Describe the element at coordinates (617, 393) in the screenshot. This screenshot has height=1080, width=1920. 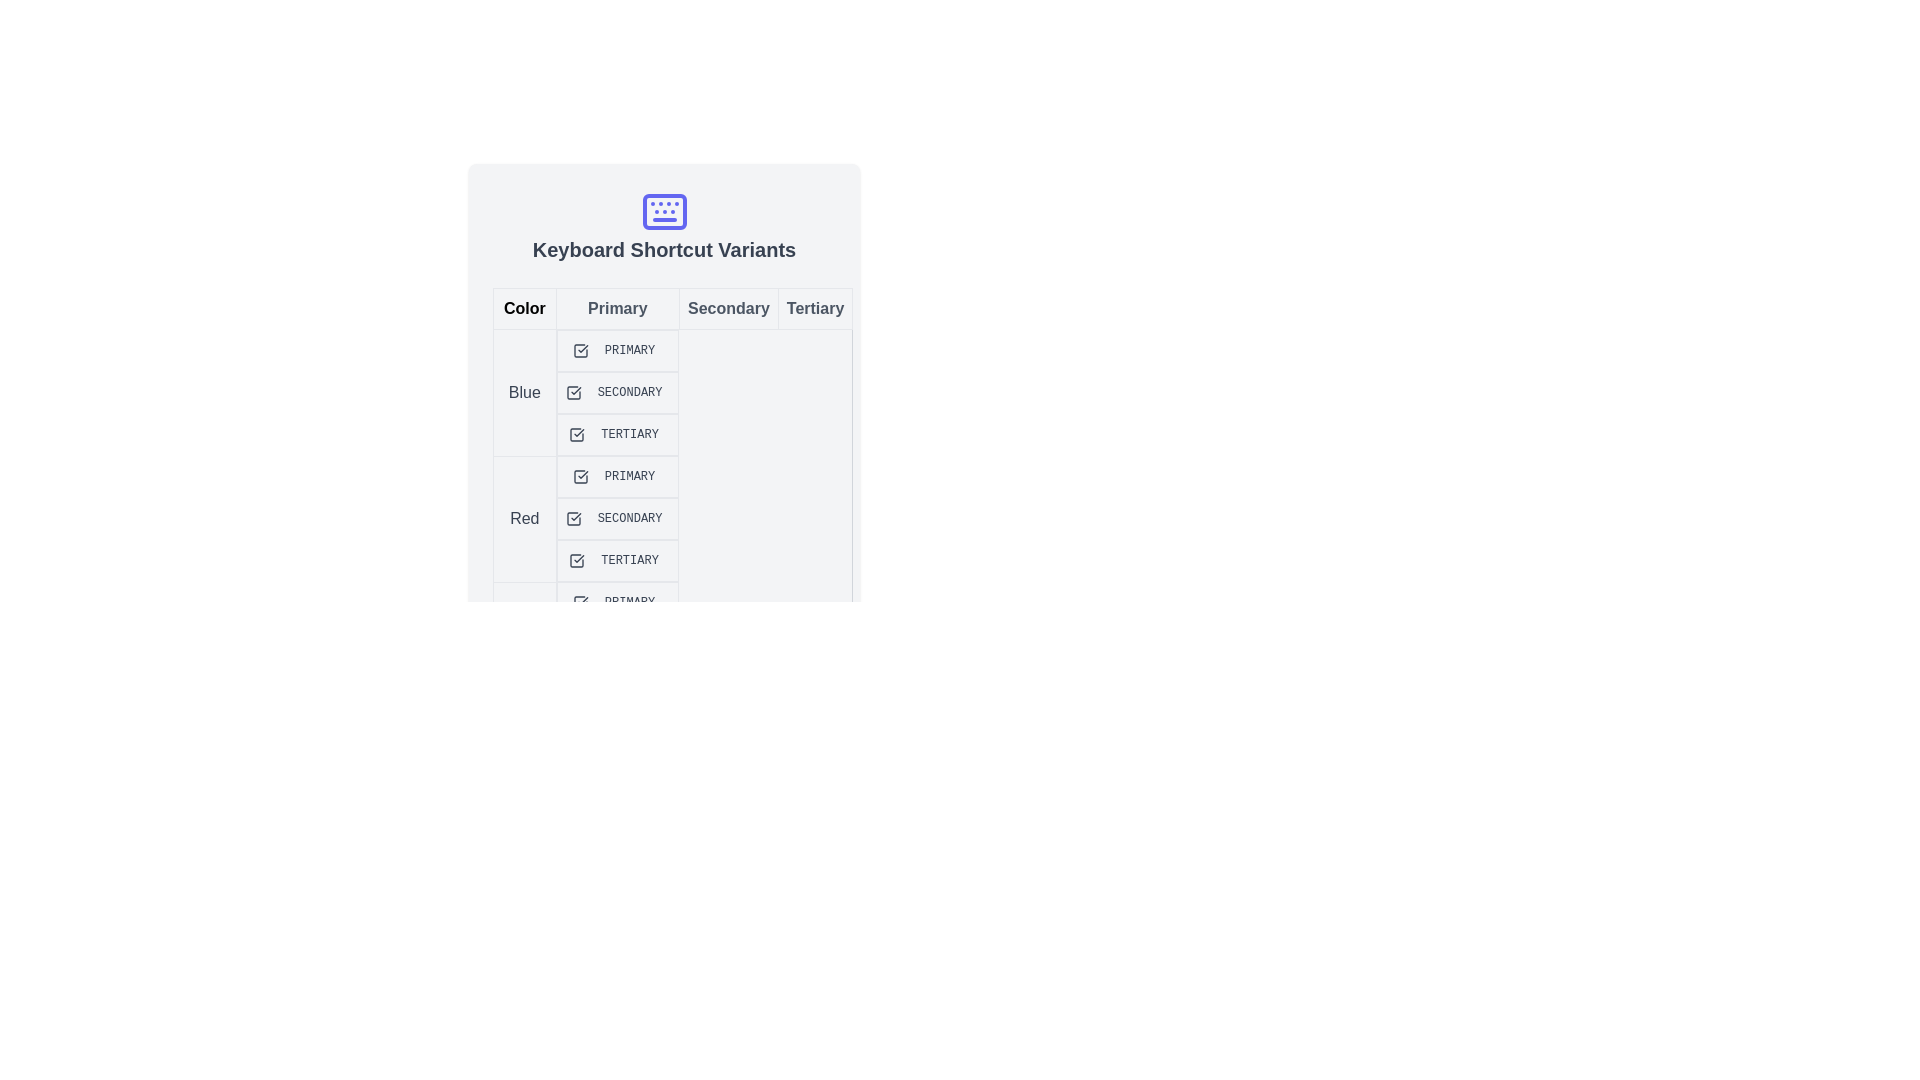
I see `the 'Secondary' text label in the 'Blue' section of the table` at that location.